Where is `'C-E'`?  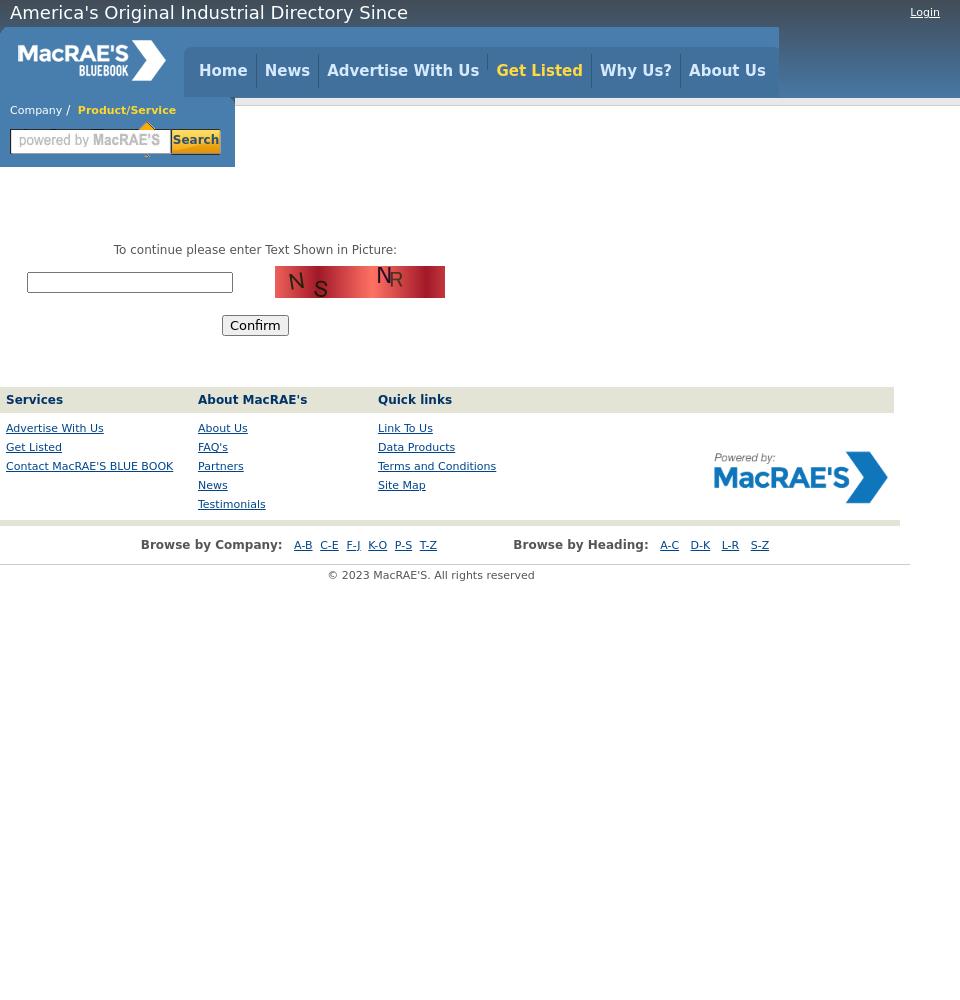 'C-E' is located at coordinates (328, 545).